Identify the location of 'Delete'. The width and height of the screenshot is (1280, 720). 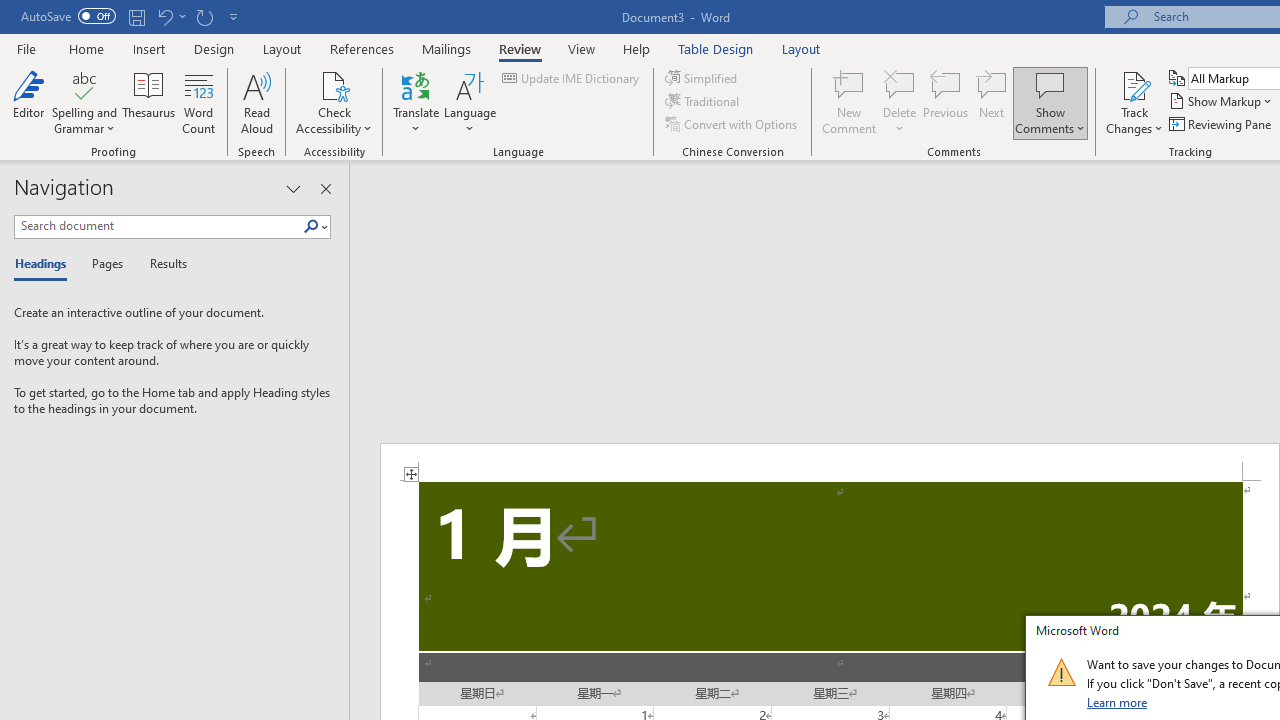
(899, 103).